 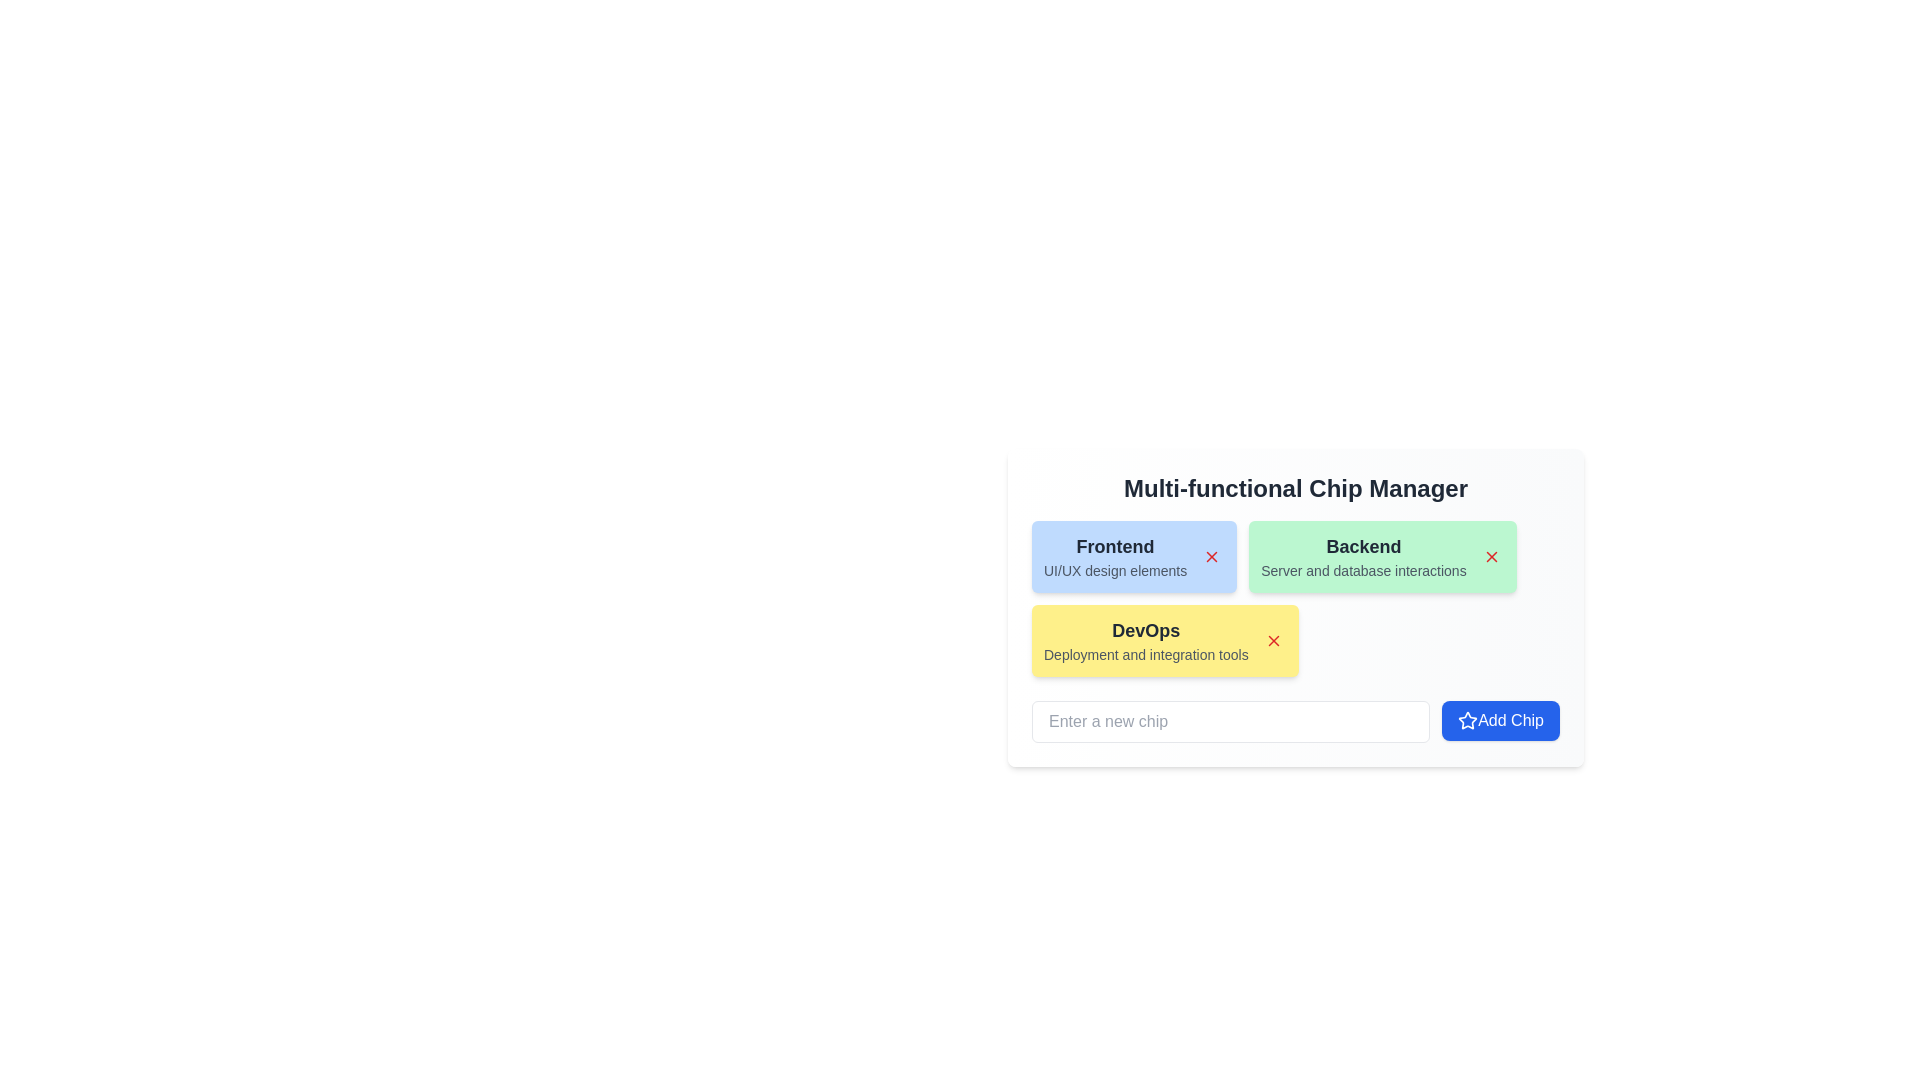 I want to click on on the editable interactive chip in the Multi-functional Chip Manager, which consists of a cluster of three colored chips (blue, green, yellow) with bold text describing domains like 'Frontend', 'Backend', or 'DevOps', so click(x=1296, y=597).